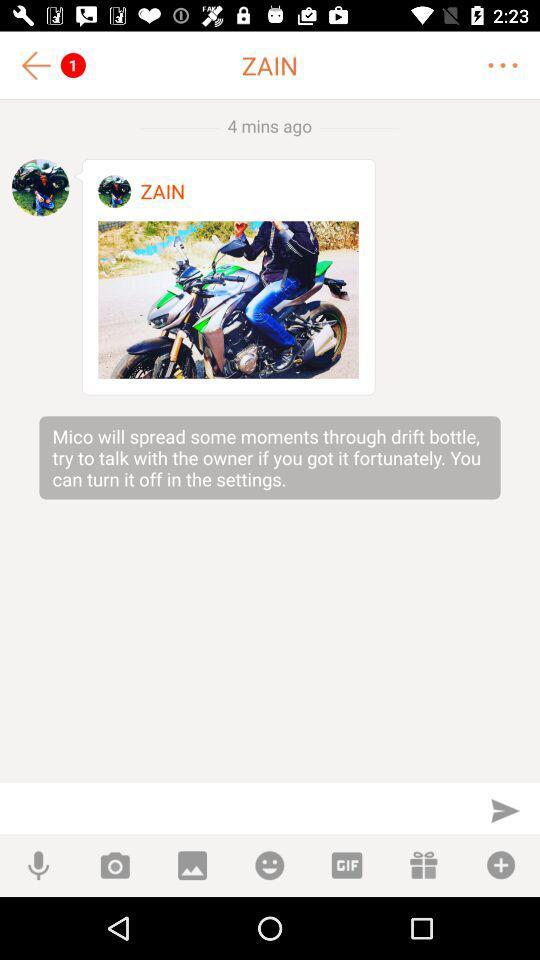  Describe the element at coordinates (115, 864) in the screenshot. I see `take a photo to send` at that location.